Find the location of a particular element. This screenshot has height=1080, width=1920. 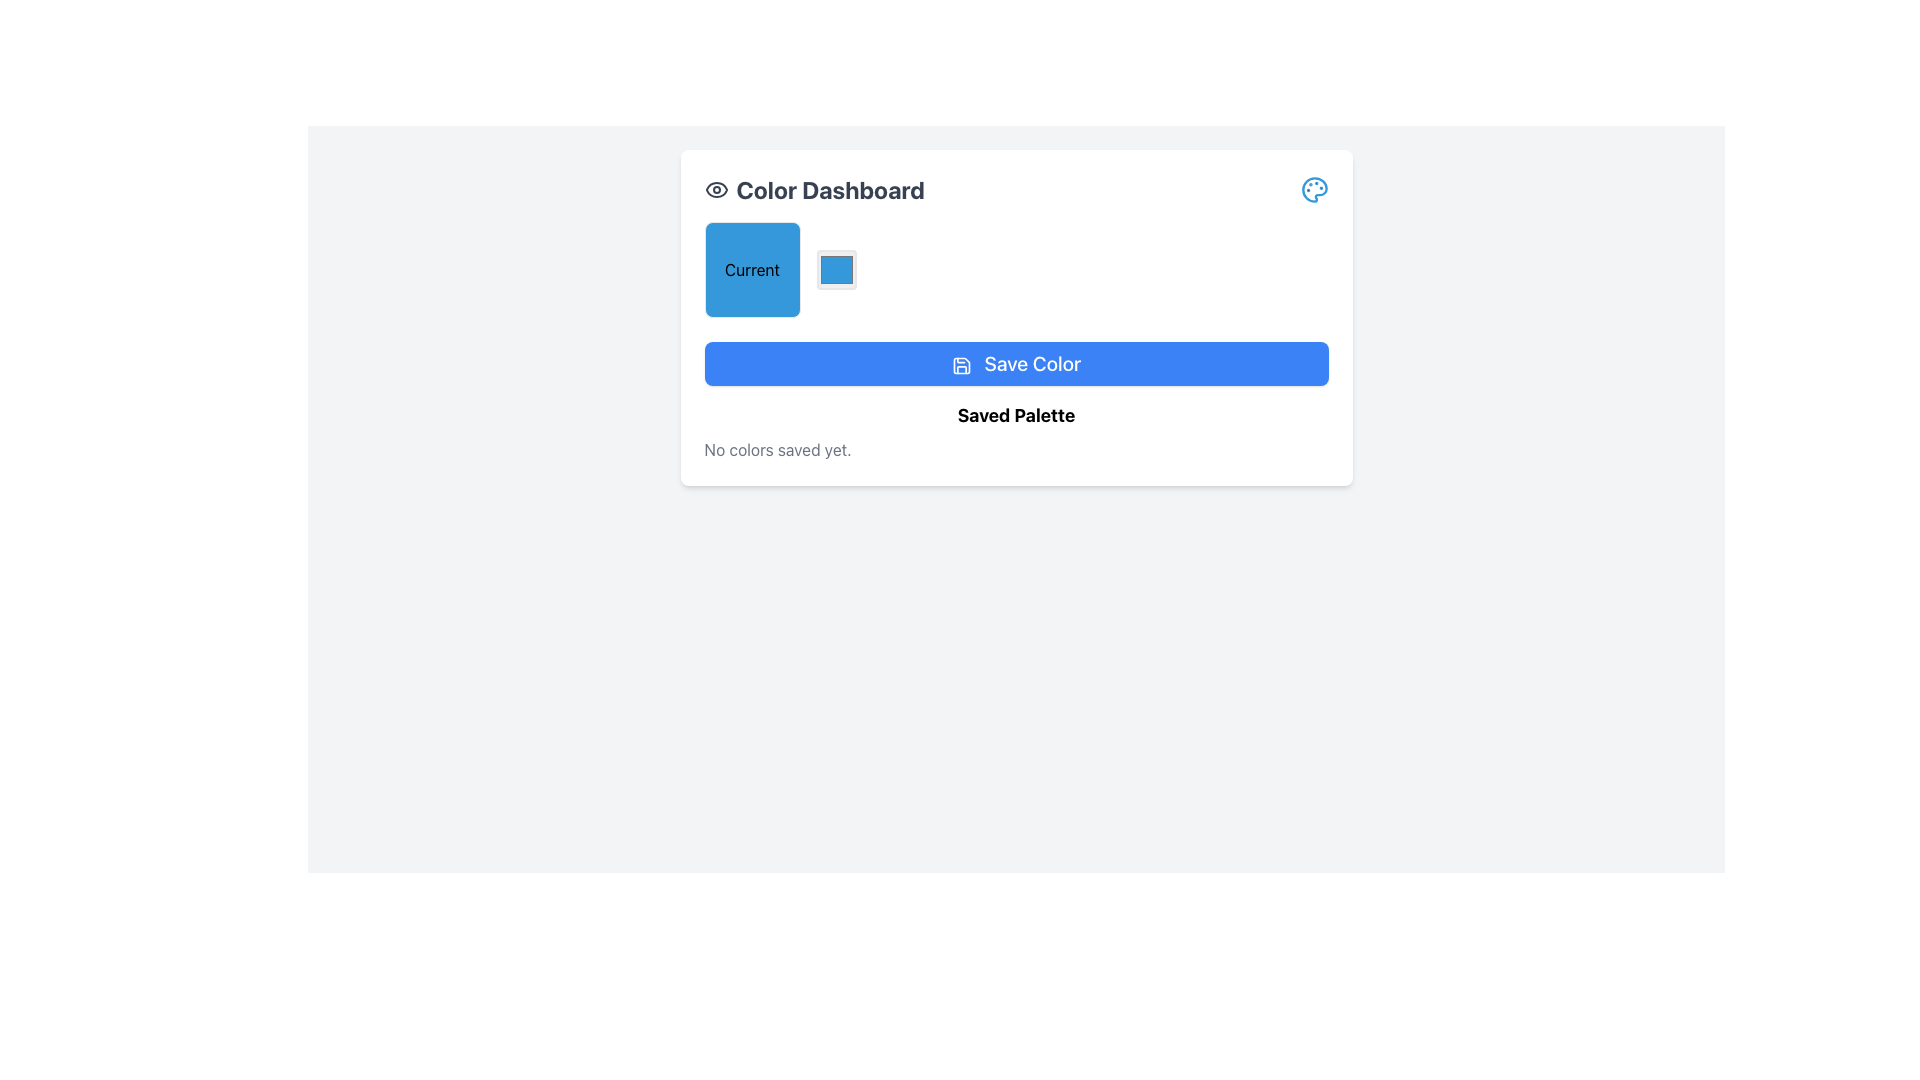

the save color button, which is positioned centrally below the 'Current' color display and above the 'Saved Palette' title is located at coordinates (1016, 363).